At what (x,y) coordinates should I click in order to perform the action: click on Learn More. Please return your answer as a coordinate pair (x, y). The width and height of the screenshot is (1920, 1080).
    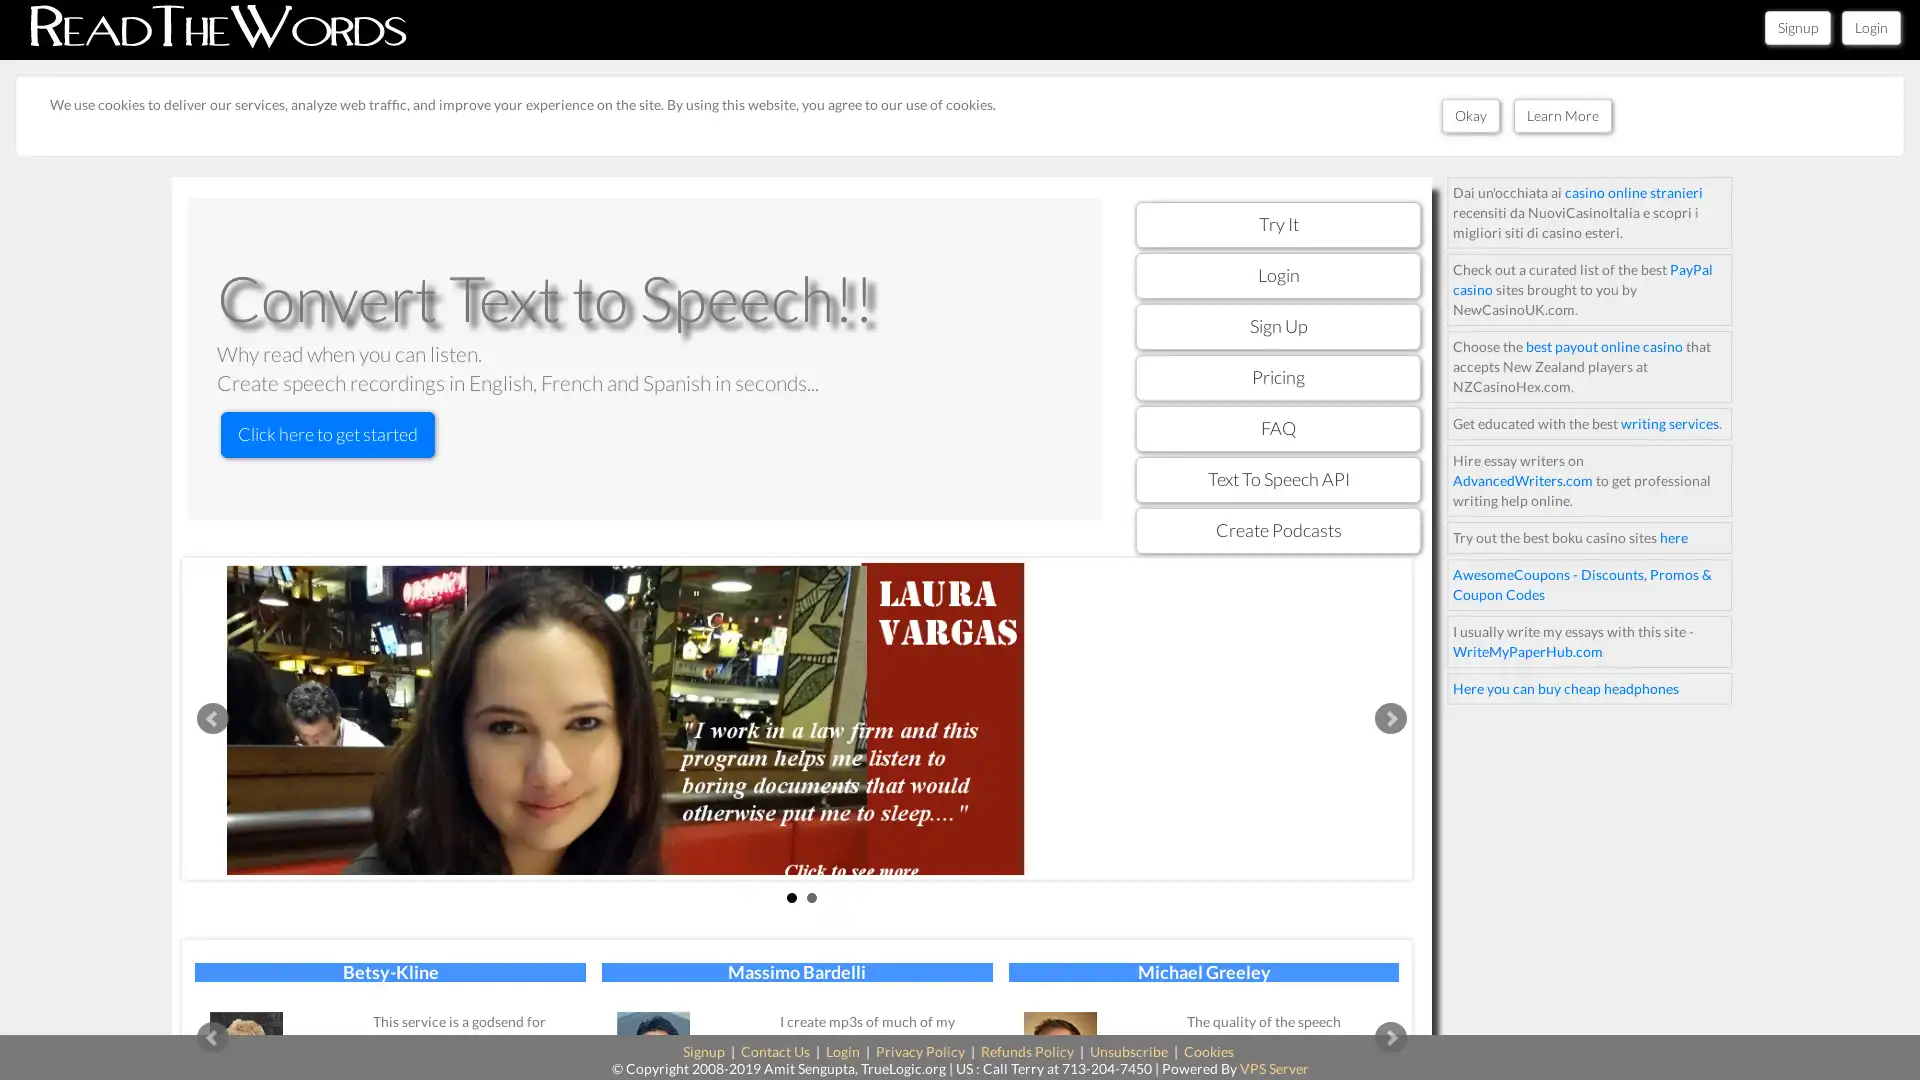
    Looking at the image, I should click on (1560, 115).